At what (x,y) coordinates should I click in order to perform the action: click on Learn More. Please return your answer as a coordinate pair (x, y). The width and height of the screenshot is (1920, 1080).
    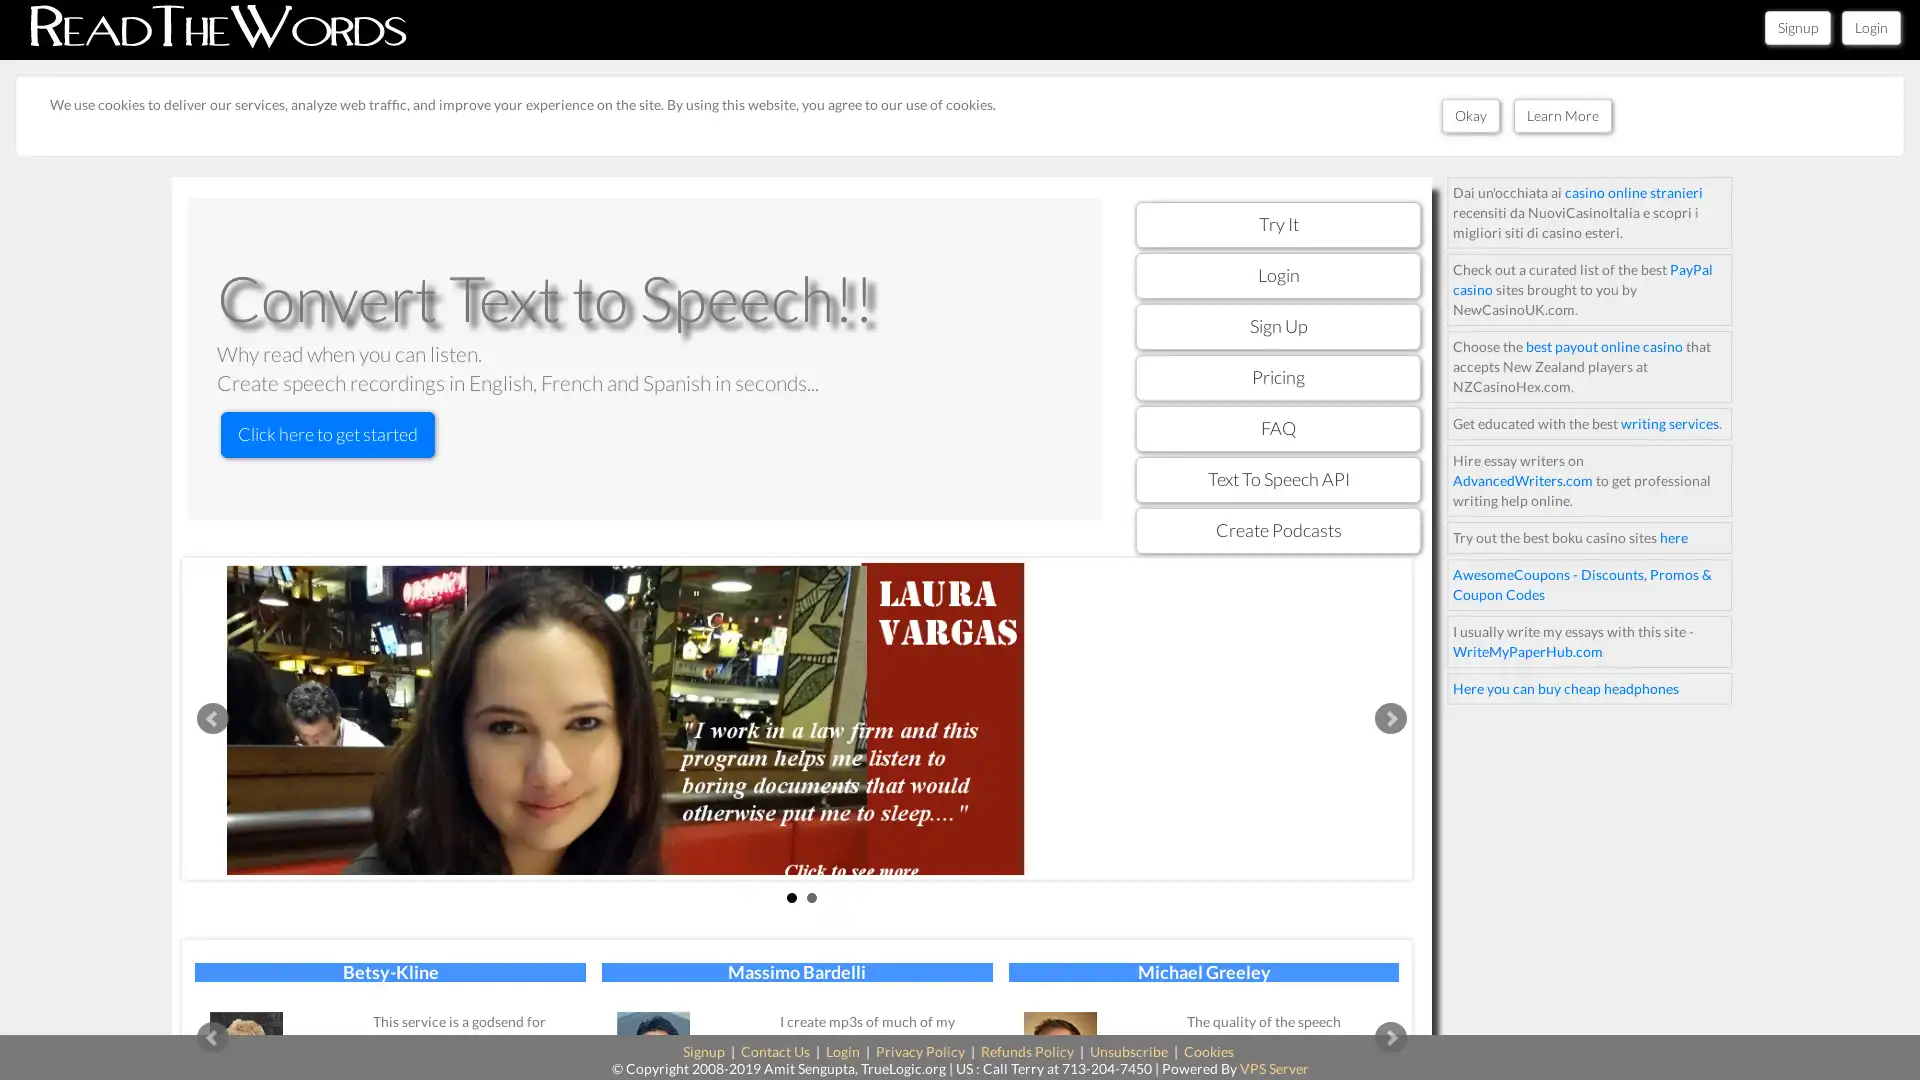
    Looking at the image, I should click on (1560, 115).